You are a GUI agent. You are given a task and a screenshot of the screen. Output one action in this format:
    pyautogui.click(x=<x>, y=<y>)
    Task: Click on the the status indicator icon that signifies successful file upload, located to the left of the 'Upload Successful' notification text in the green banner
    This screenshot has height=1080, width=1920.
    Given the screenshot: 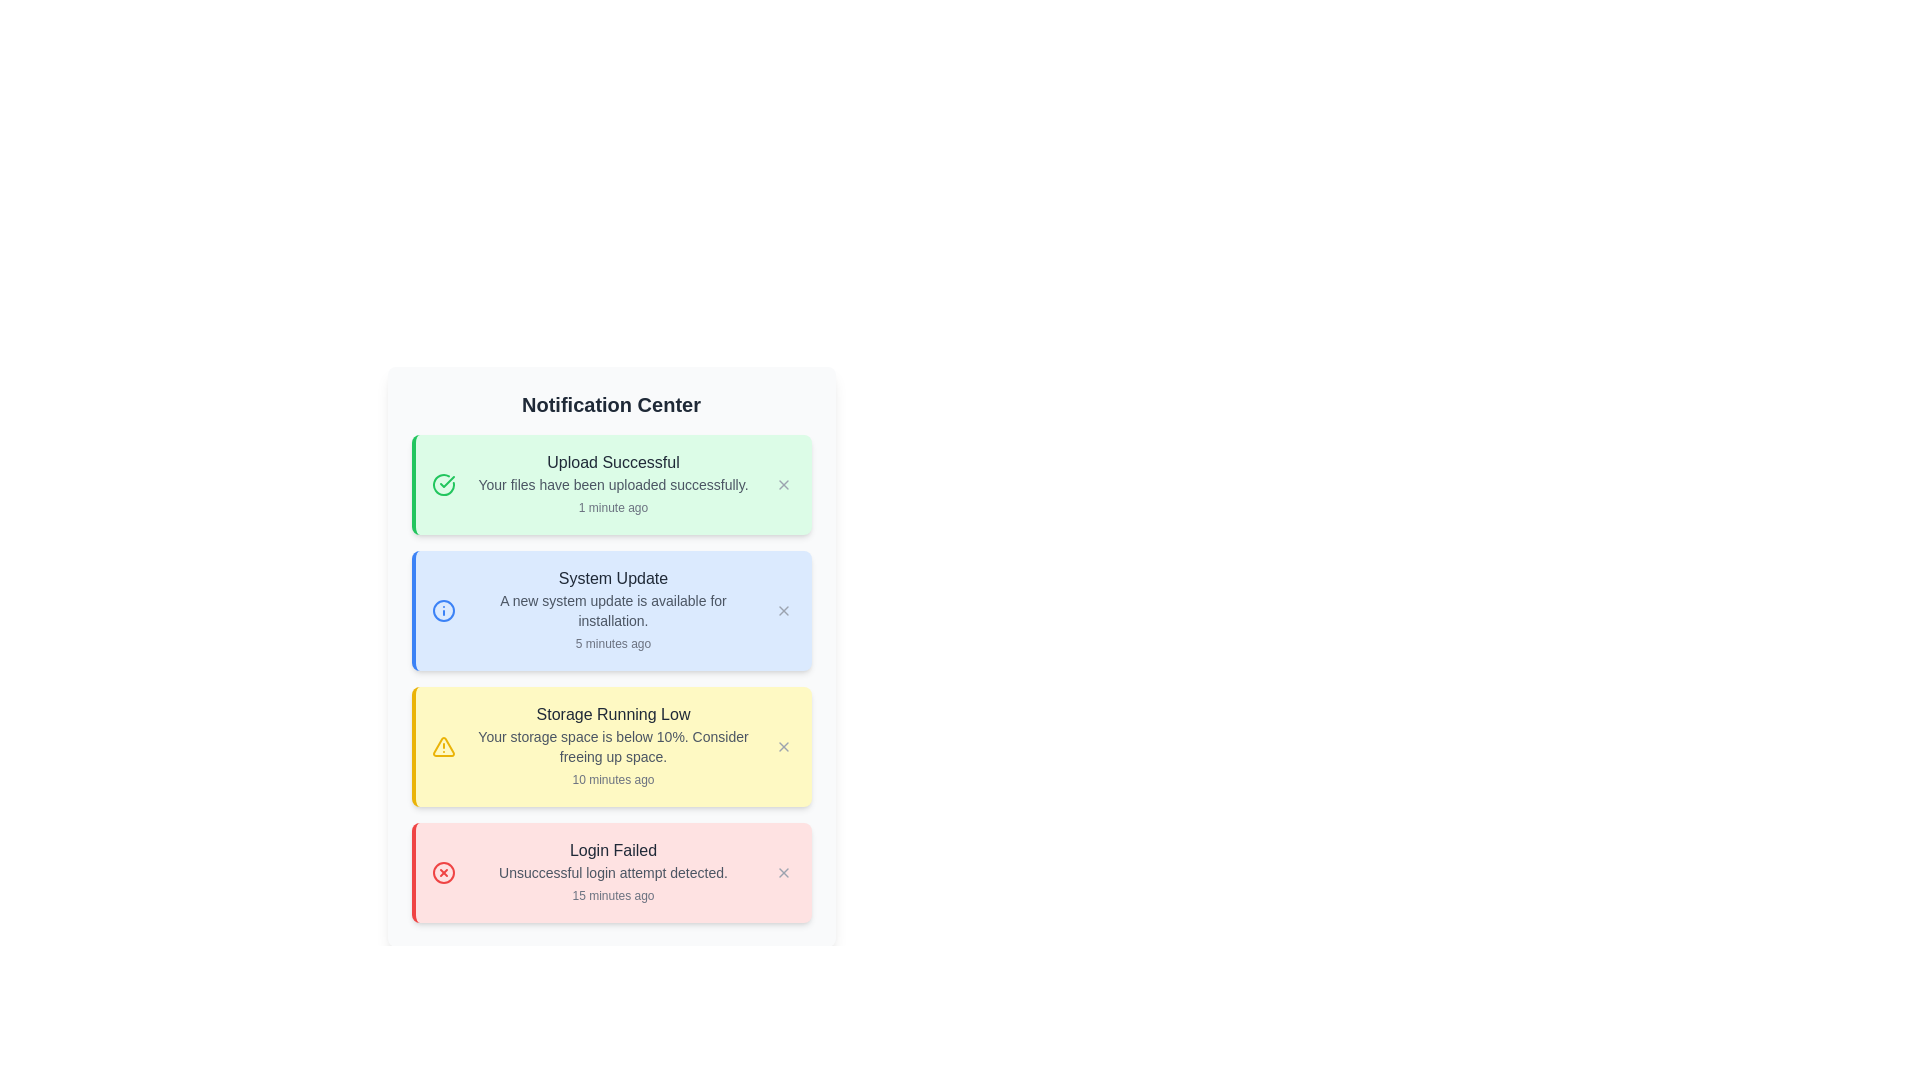 What is the action you would take?
    pyautogui.click(x=442, y=485)
    